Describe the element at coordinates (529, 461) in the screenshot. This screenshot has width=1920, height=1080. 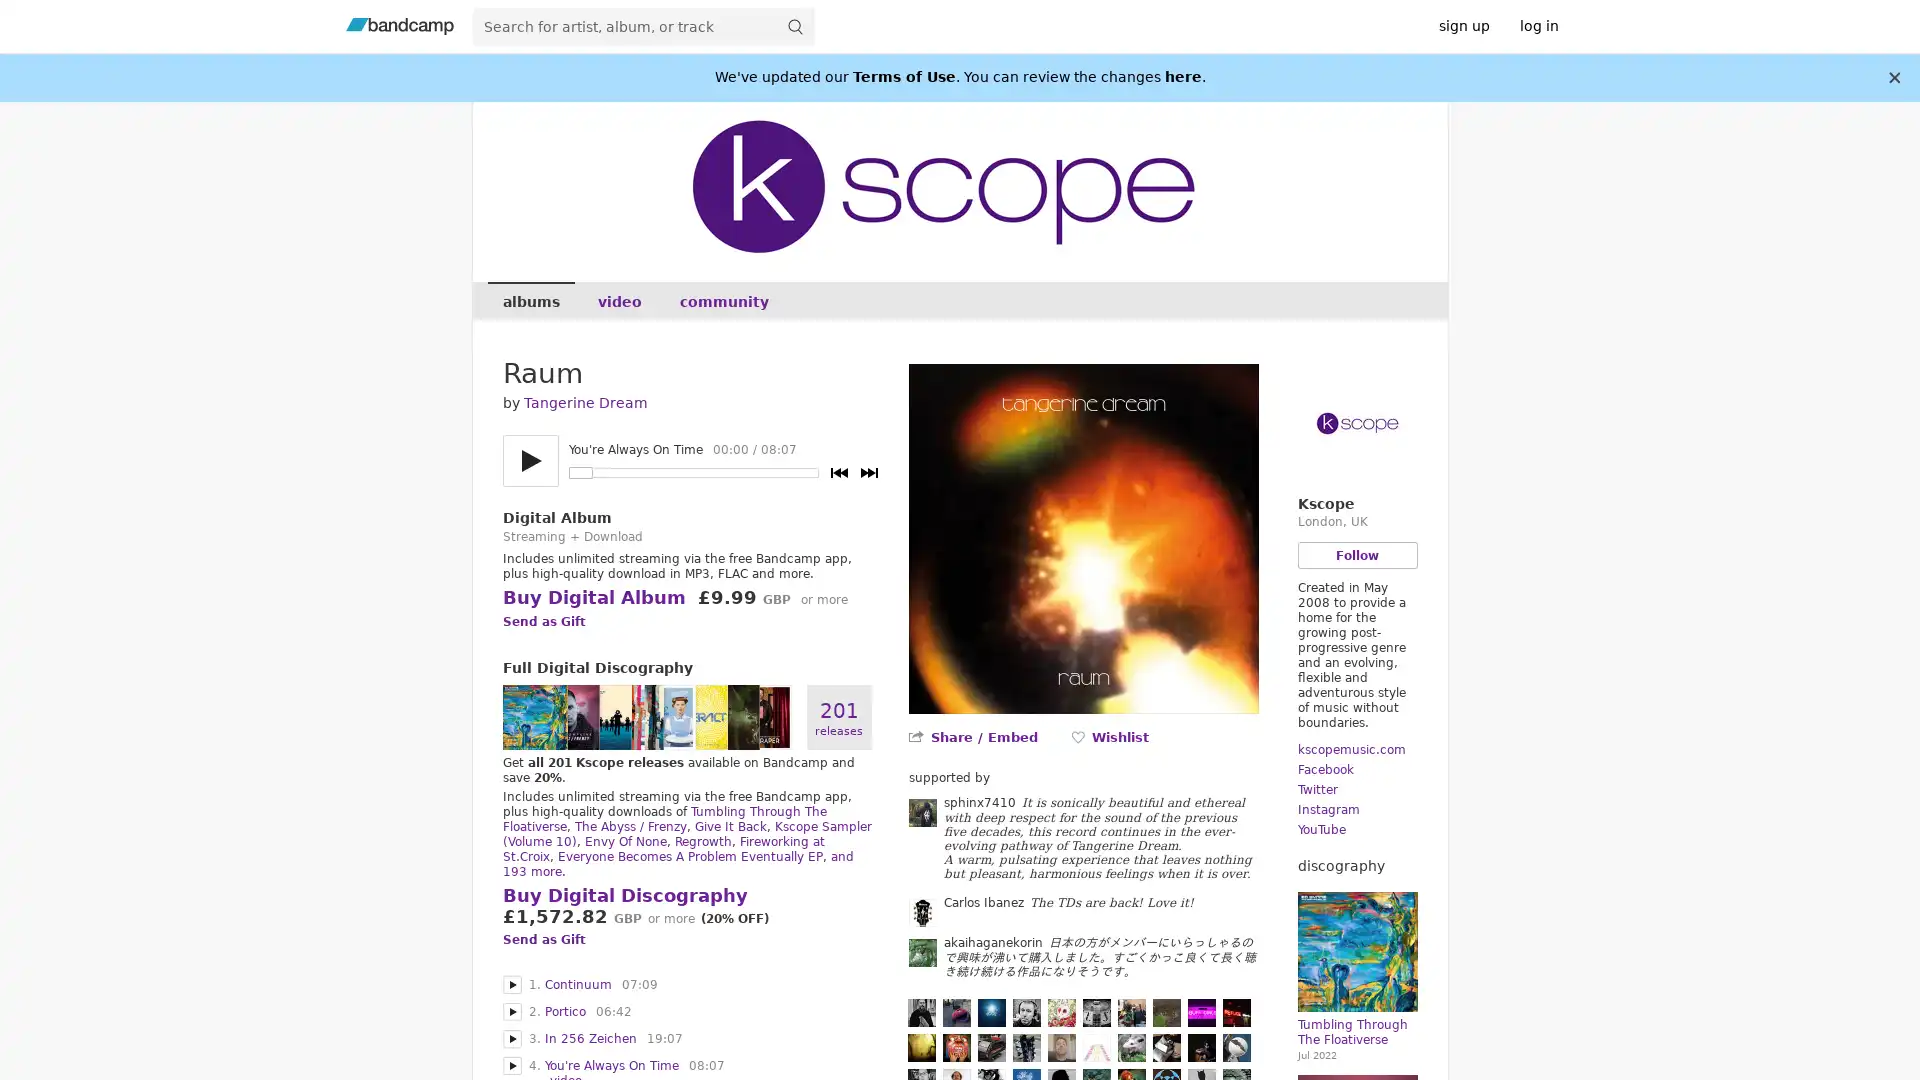
I see `Play/pause` at that location.